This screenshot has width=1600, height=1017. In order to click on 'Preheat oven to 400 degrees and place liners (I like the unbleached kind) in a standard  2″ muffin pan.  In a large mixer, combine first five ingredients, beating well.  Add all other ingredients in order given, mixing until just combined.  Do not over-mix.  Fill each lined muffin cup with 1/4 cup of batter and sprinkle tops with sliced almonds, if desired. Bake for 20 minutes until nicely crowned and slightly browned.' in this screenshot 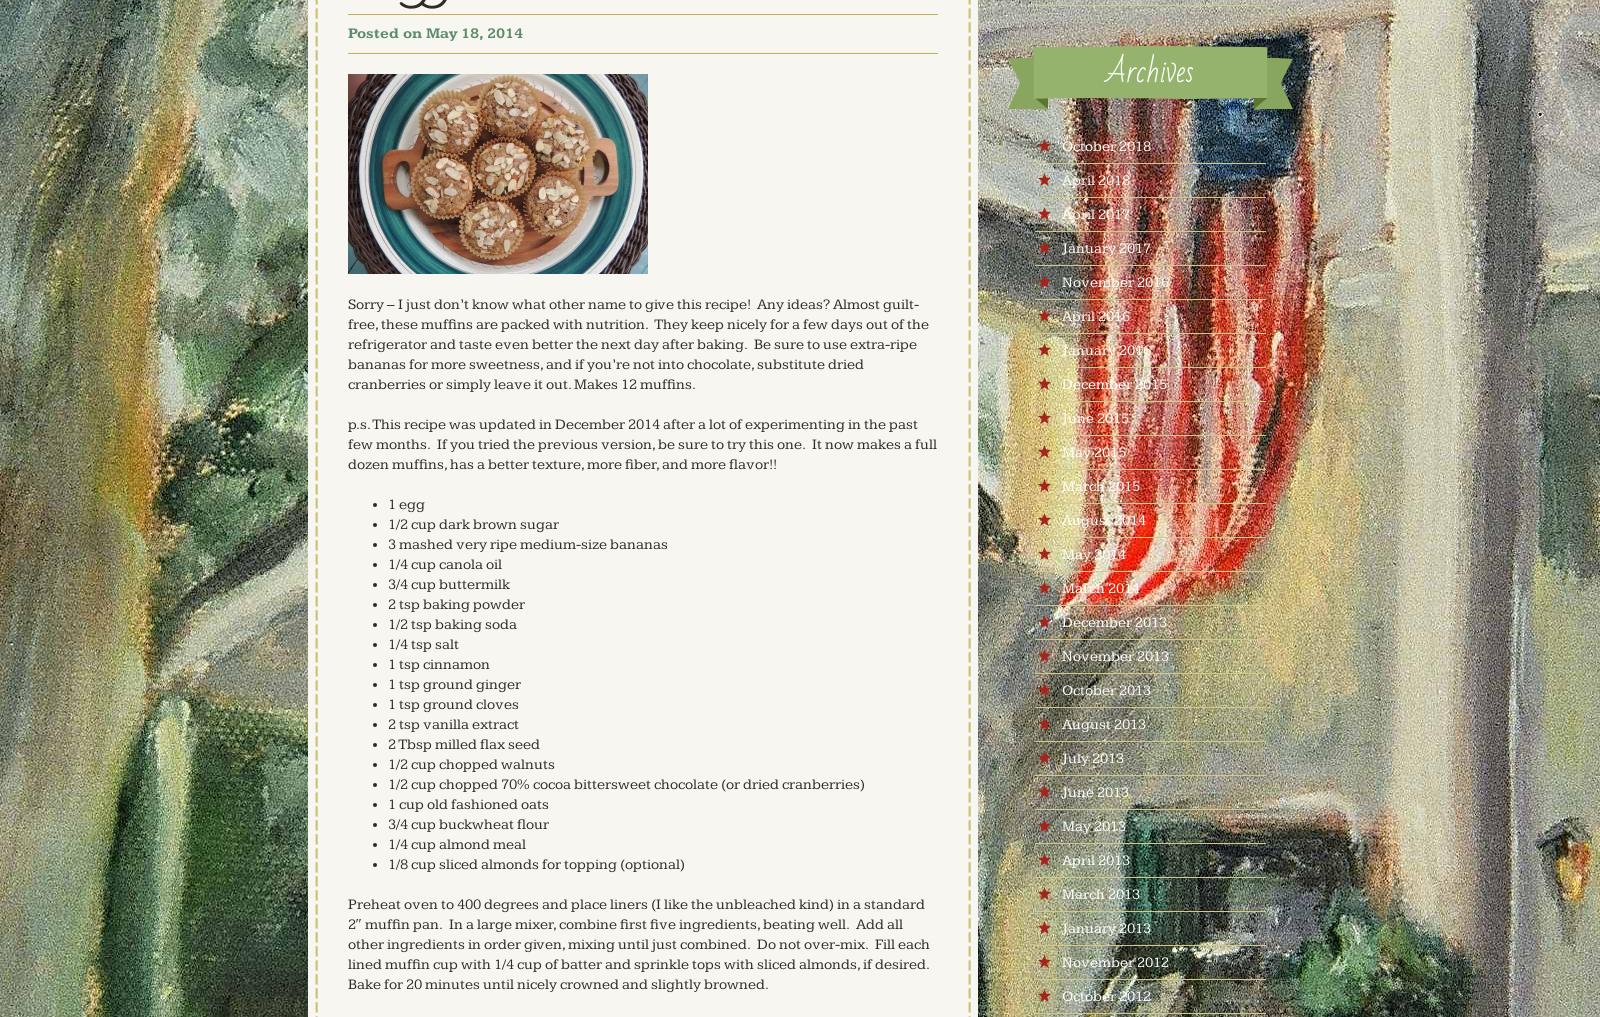, I will do `click(637, 943)`.